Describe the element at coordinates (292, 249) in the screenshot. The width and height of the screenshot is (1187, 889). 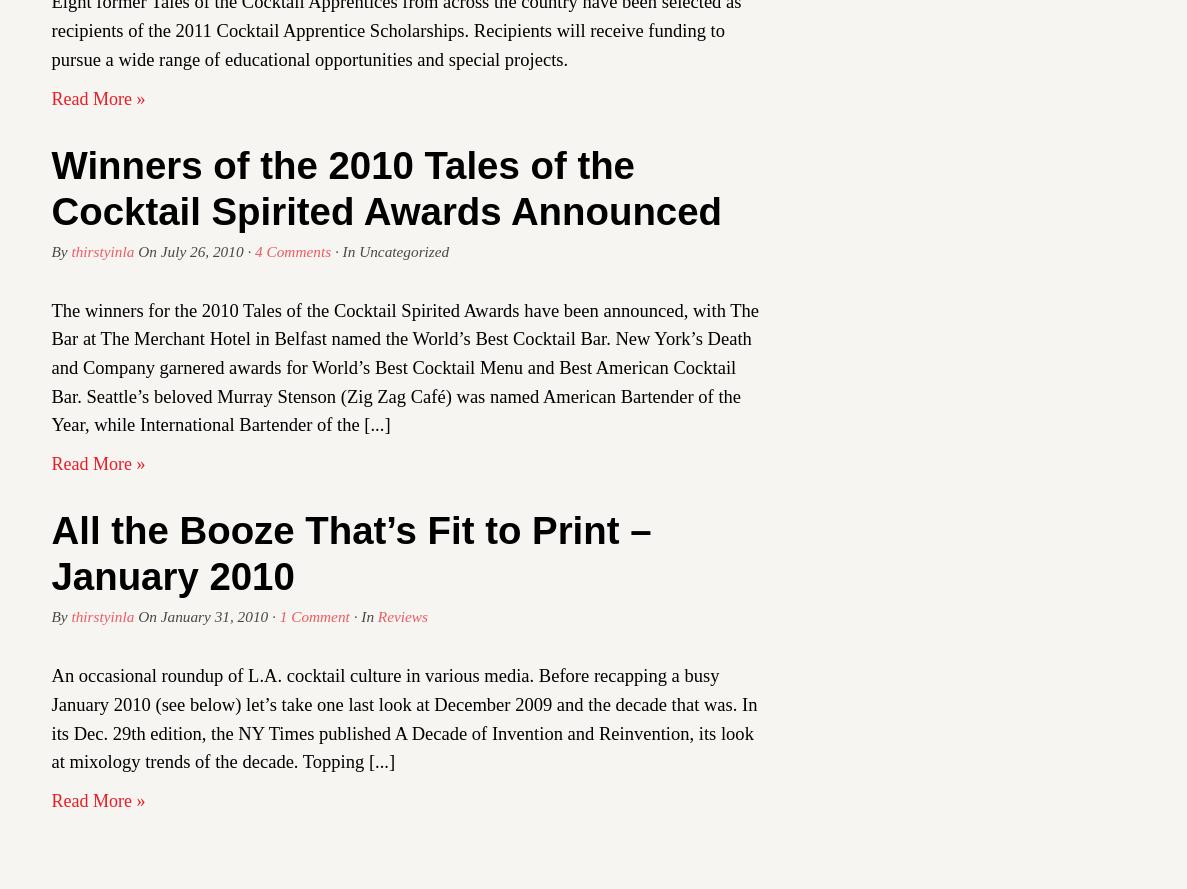
I see `'4 Comments'` at that location.